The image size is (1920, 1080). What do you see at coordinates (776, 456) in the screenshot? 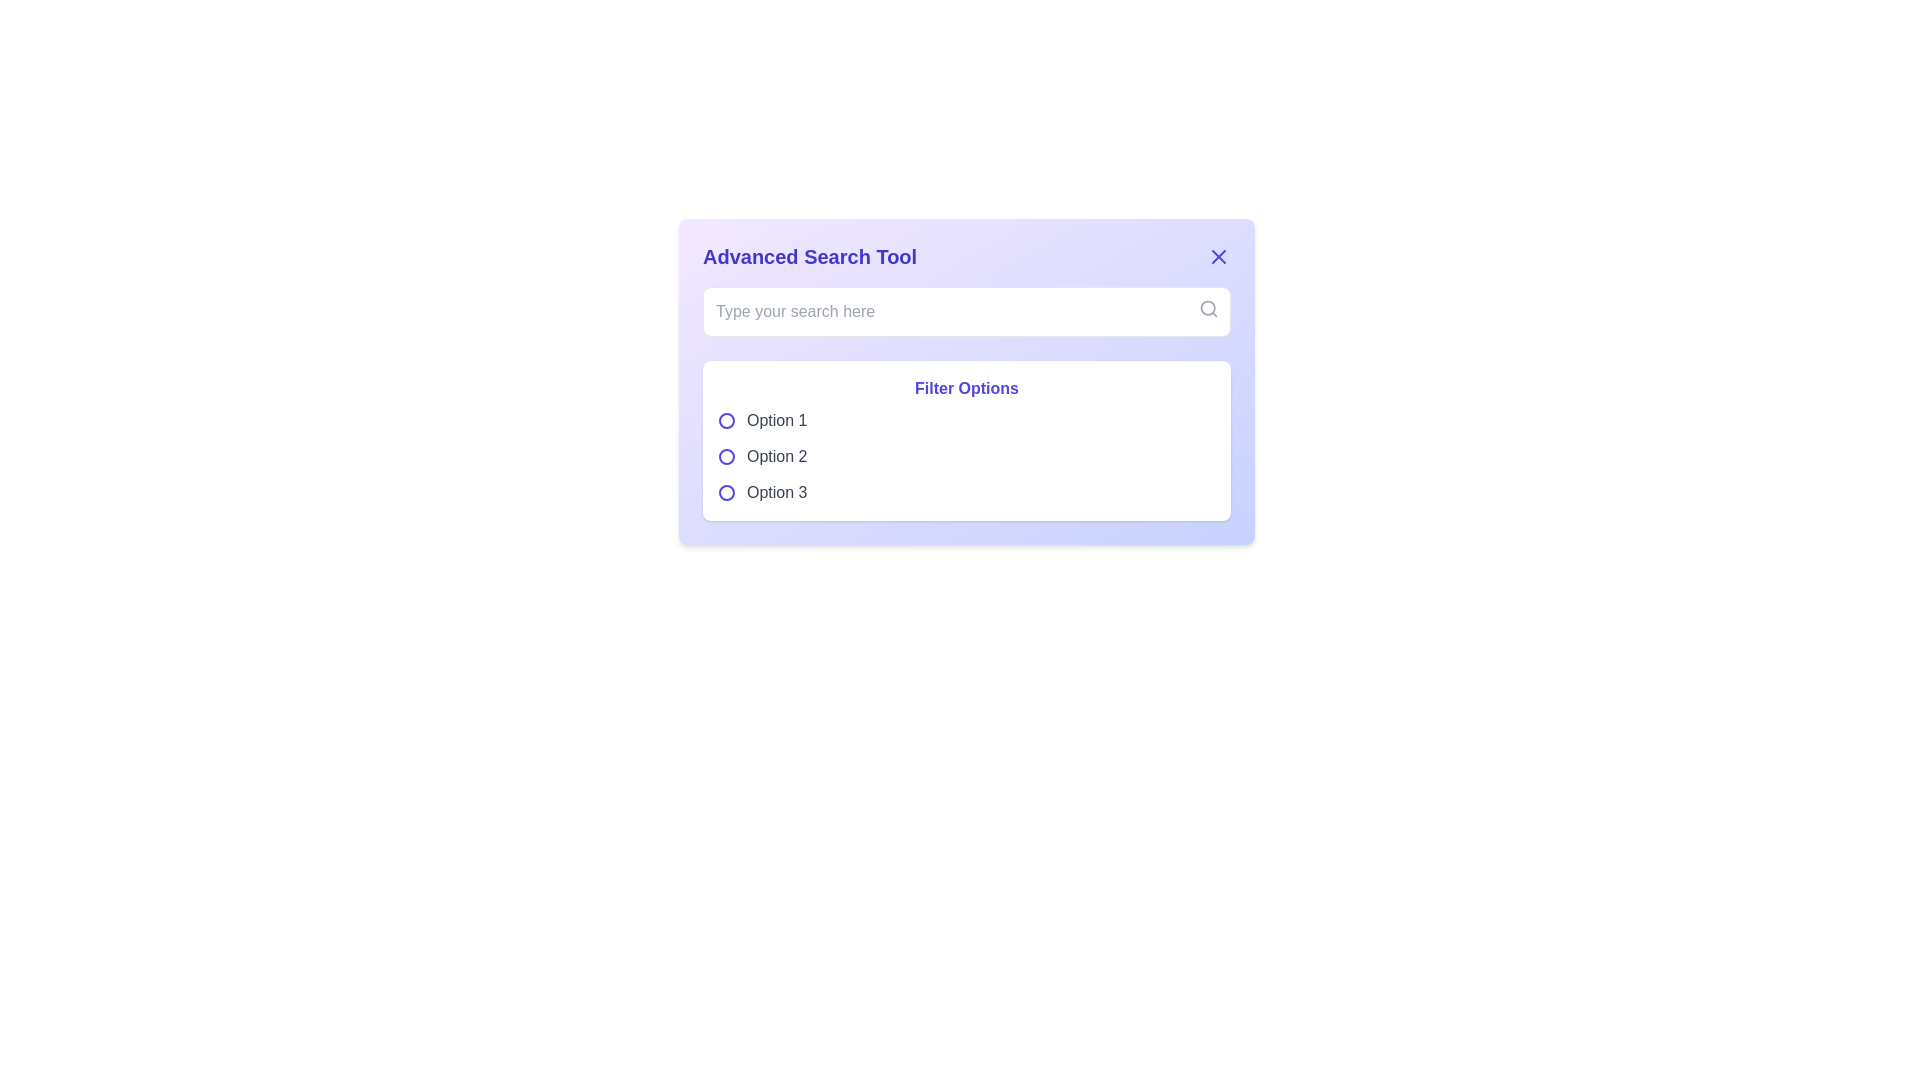
I see `the second text label associated with the radio button in the 'Filter Options' section, which indicates the option it represents` at bounding box center [776, 456].